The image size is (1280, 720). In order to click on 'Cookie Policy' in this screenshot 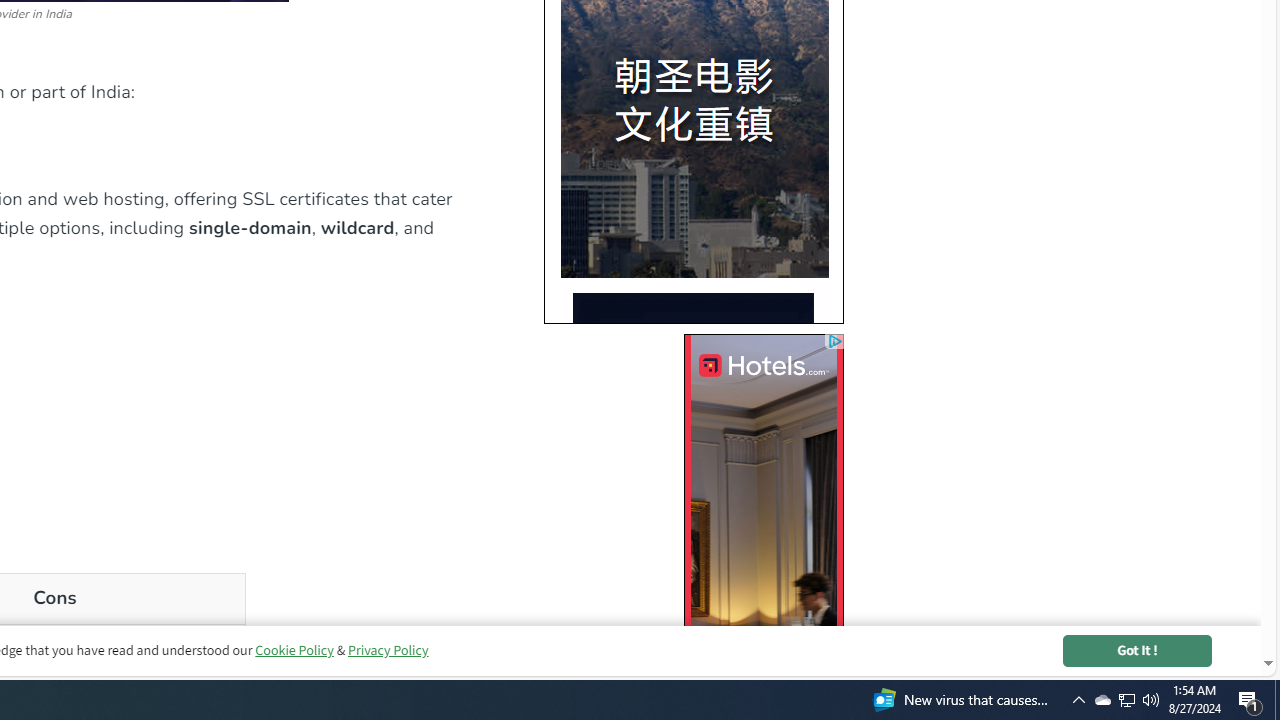, I will do `click(293, 650)`.